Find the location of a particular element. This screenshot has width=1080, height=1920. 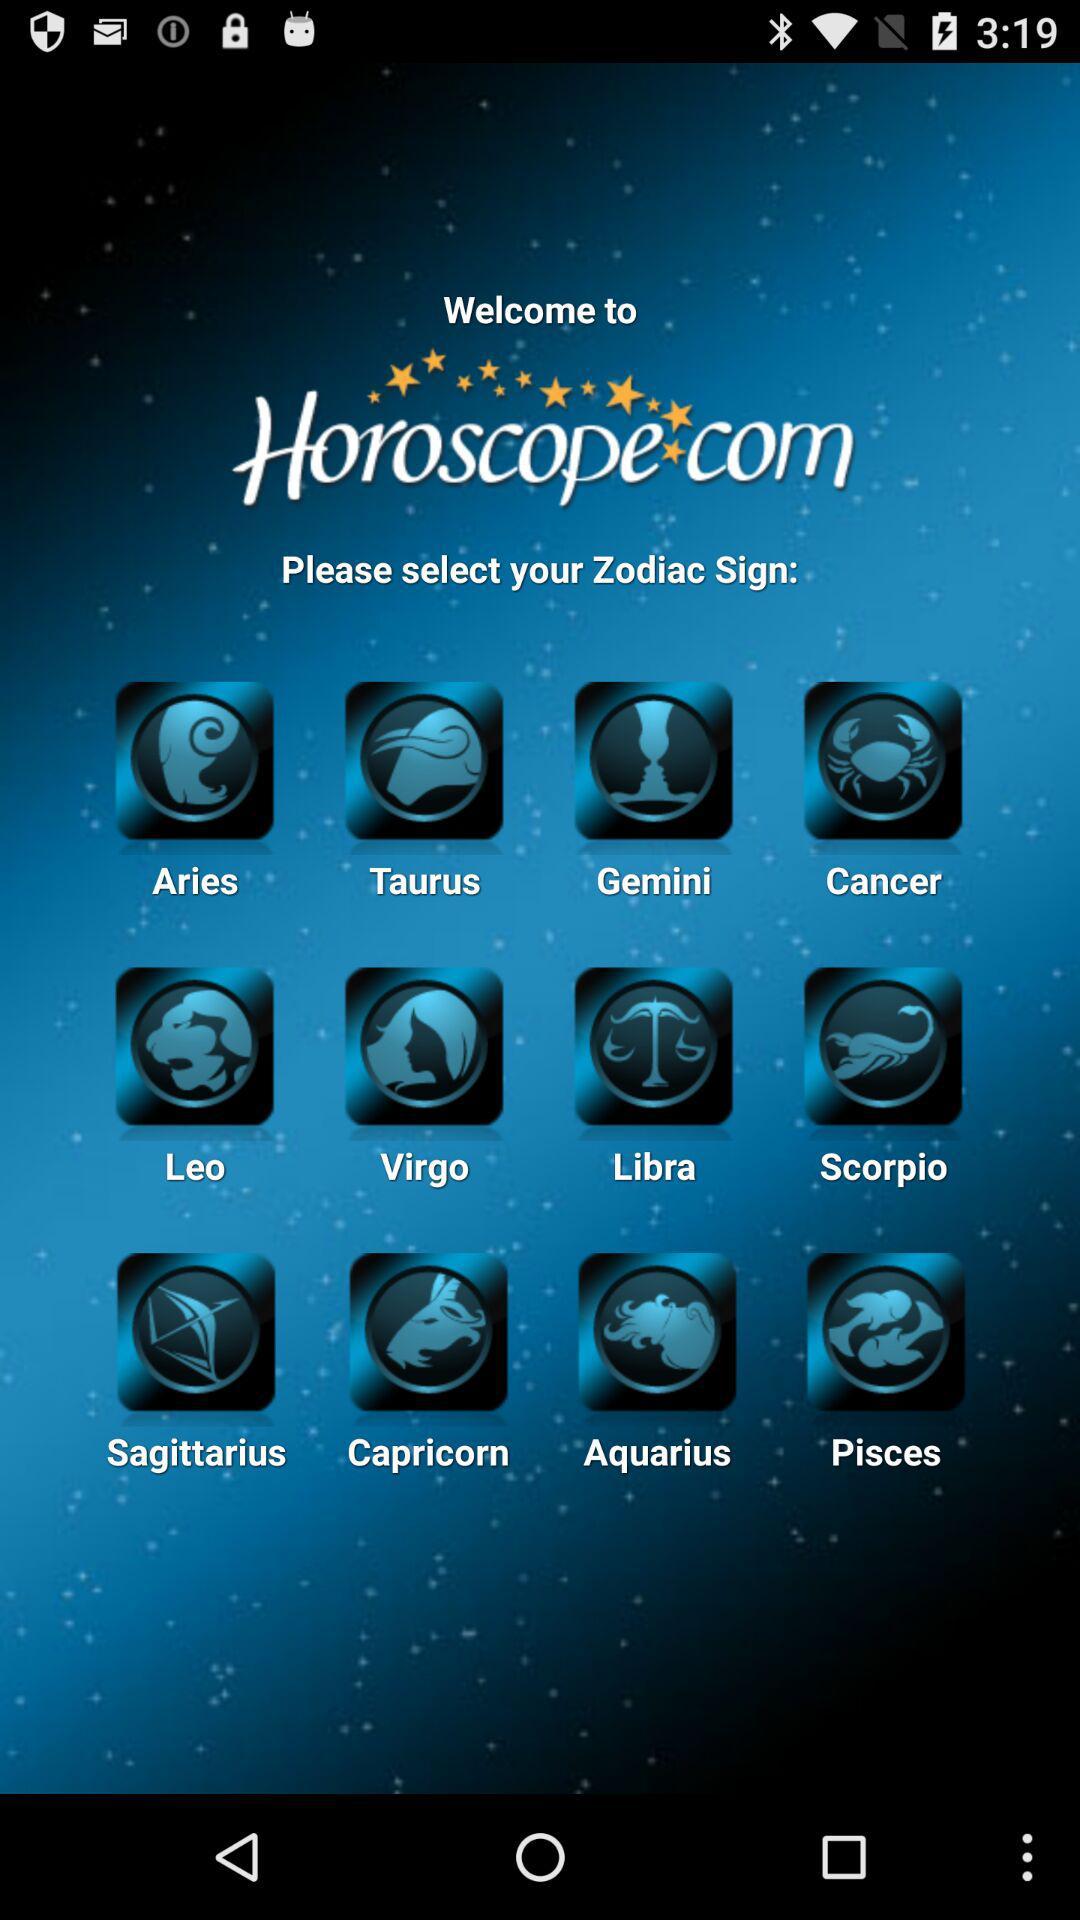

the second image in the first row is located at coordinates (423, 757).